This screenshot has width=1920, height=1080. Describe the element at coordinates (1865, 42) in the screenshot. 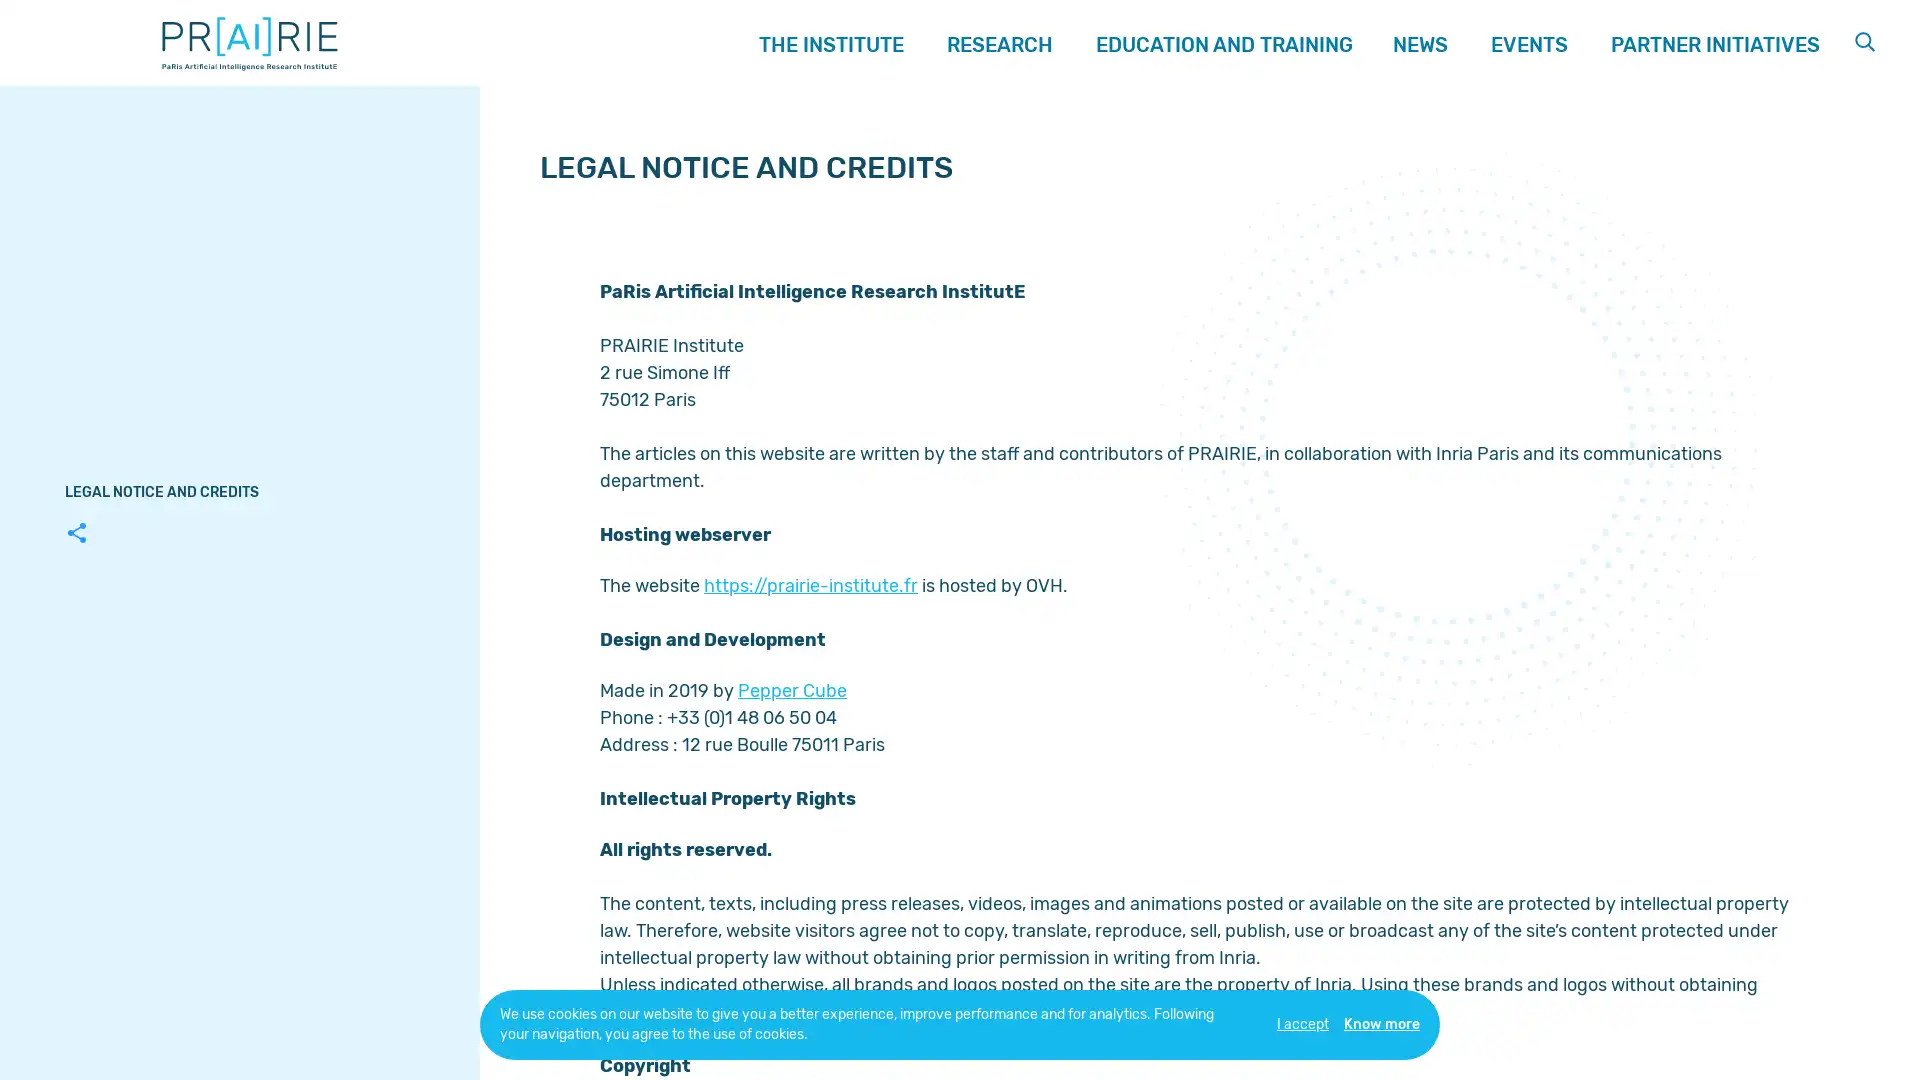

I see `Search` at that location.